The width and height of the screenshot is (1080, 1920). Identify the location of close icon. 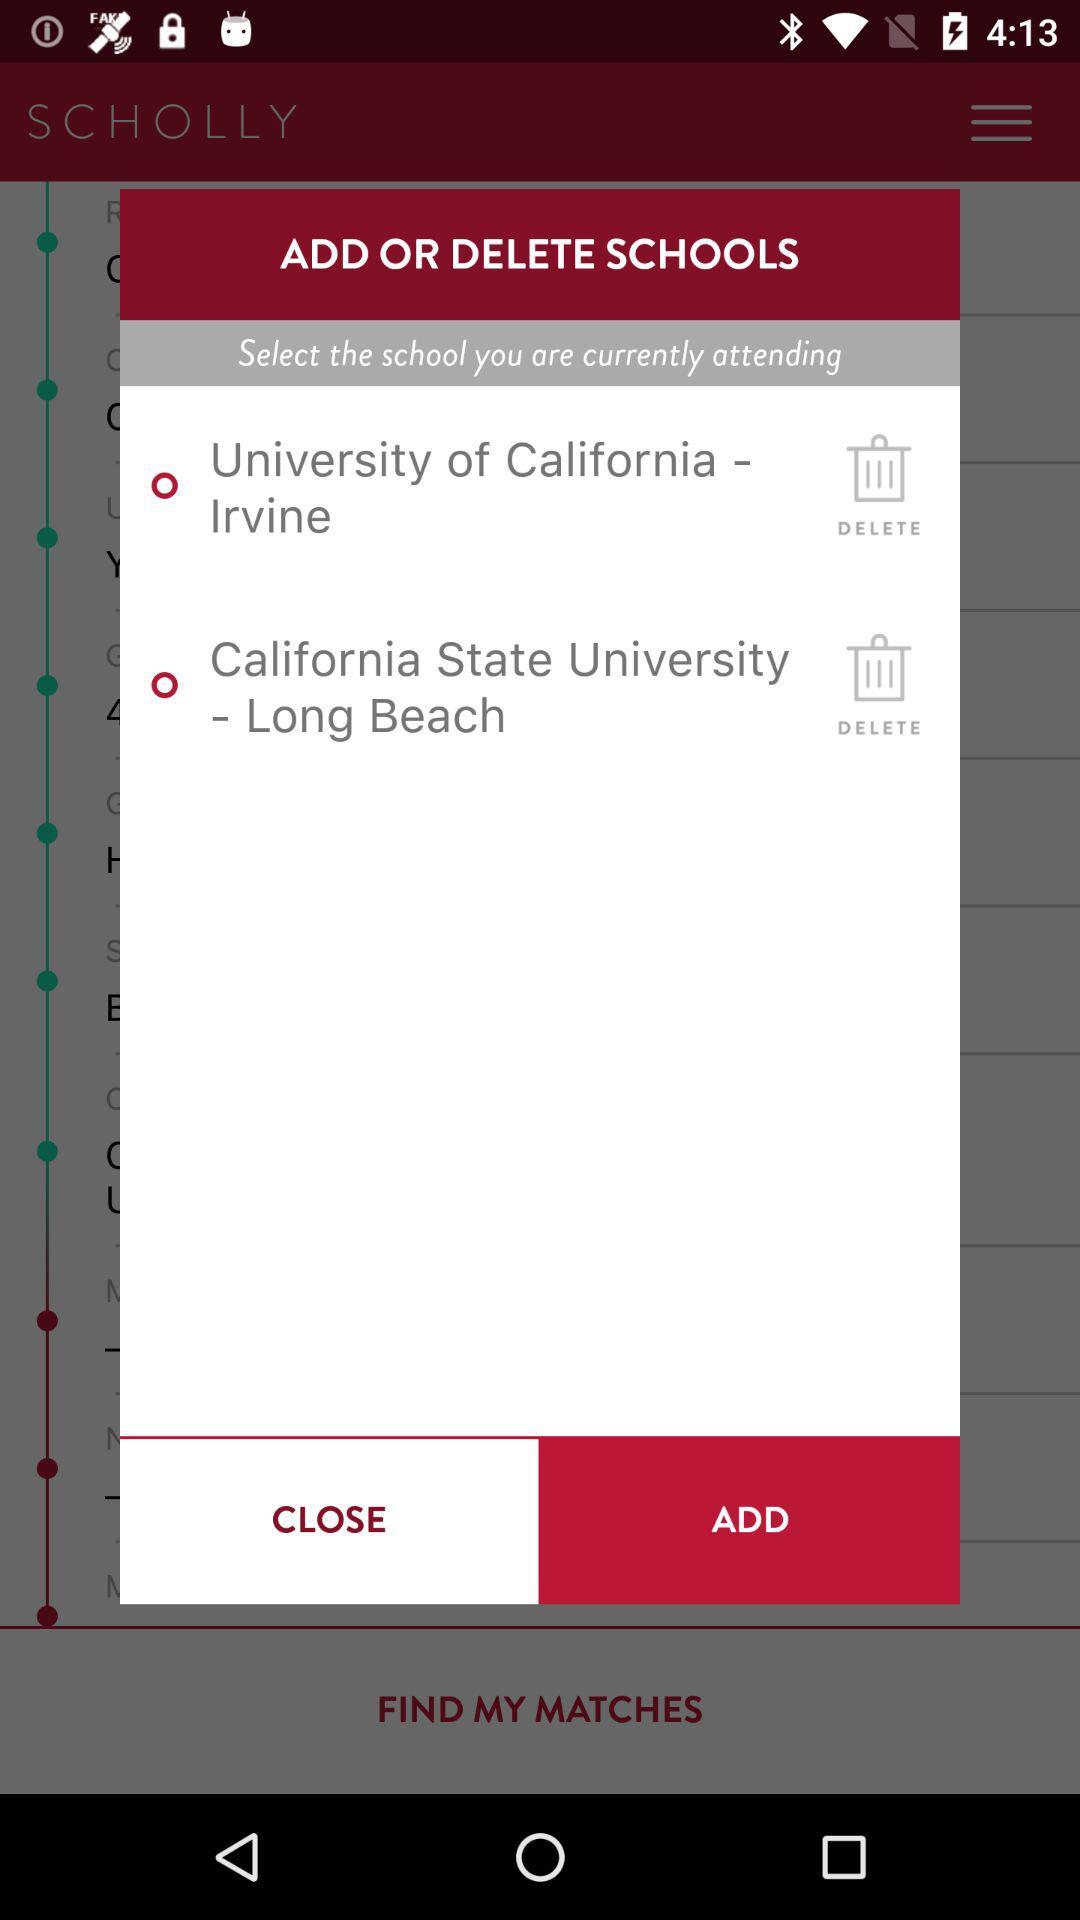
(328, 1520).